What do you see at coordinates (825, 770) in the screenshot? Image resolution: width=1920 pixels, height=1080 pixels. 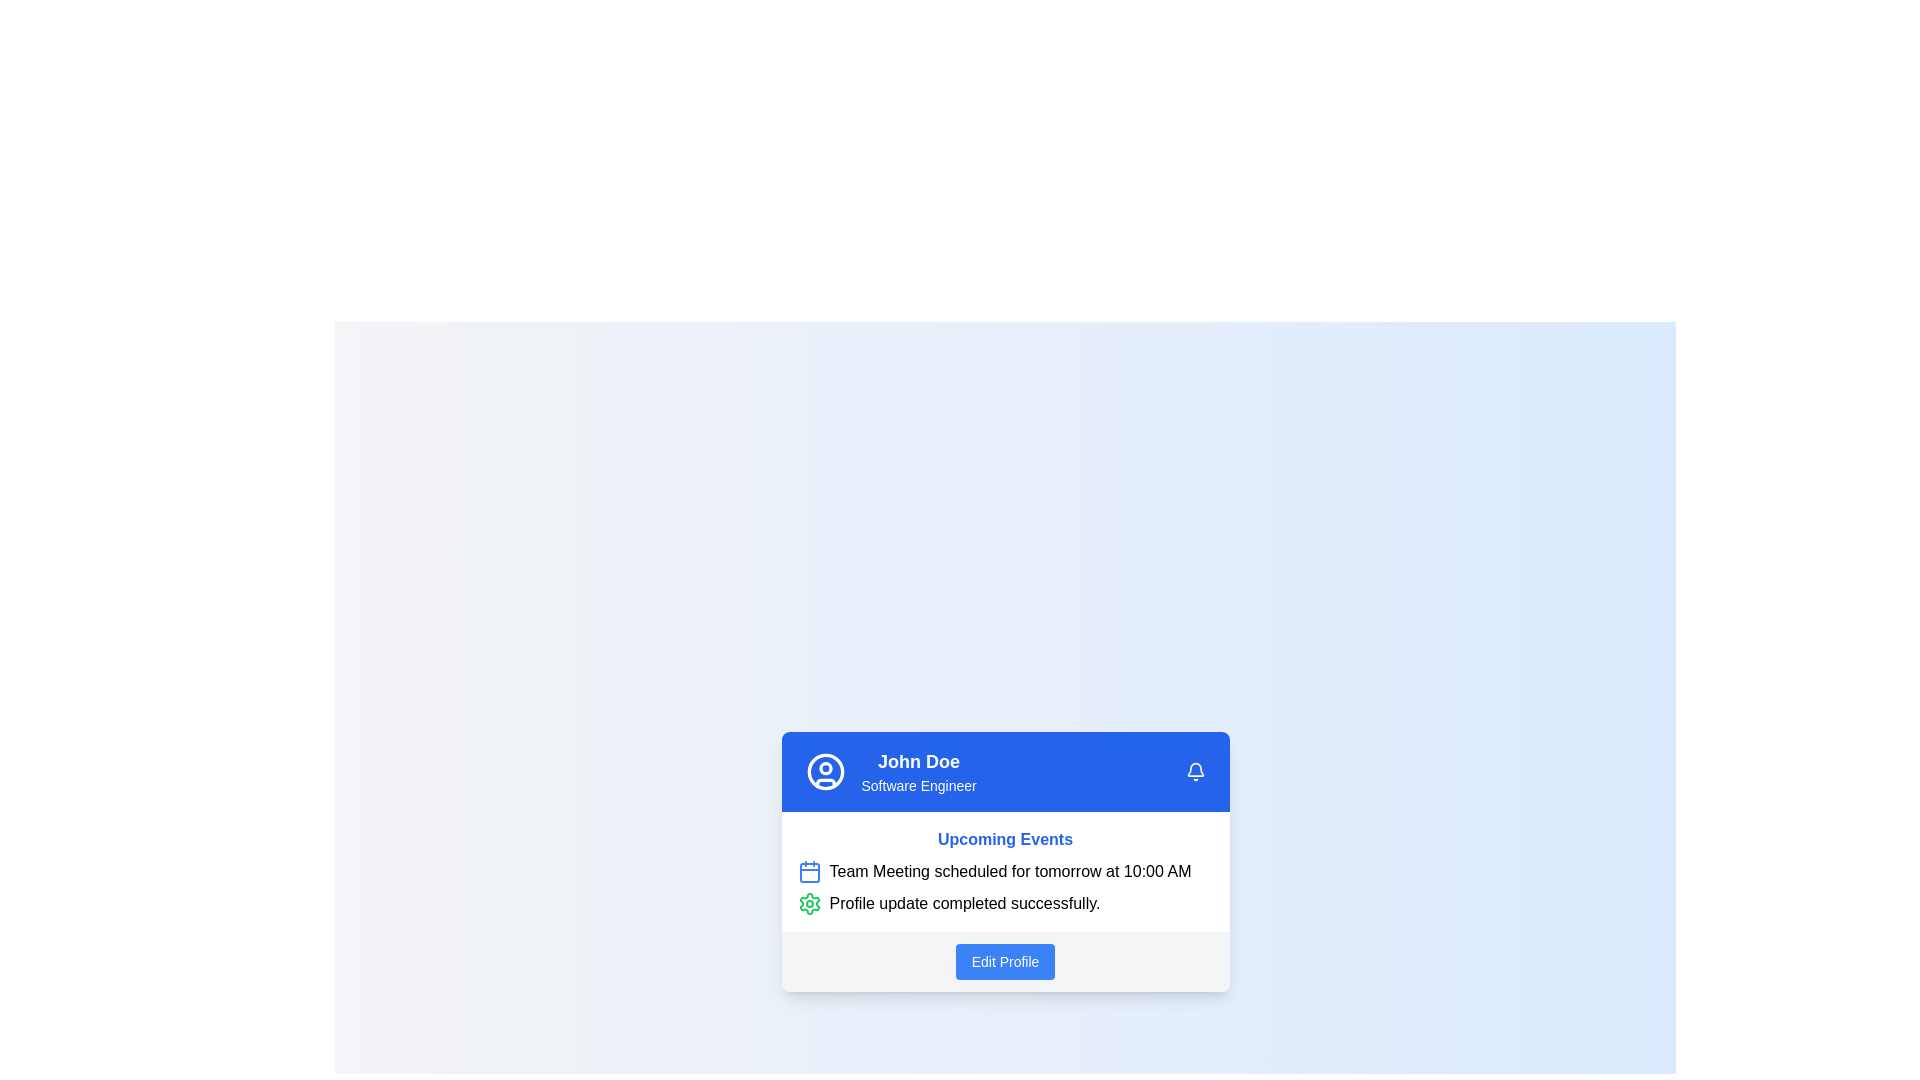 I see `the user/avatar icon located to the left of the text 'John Doe' in the header of the user information card` at bounding box center [825, 770].